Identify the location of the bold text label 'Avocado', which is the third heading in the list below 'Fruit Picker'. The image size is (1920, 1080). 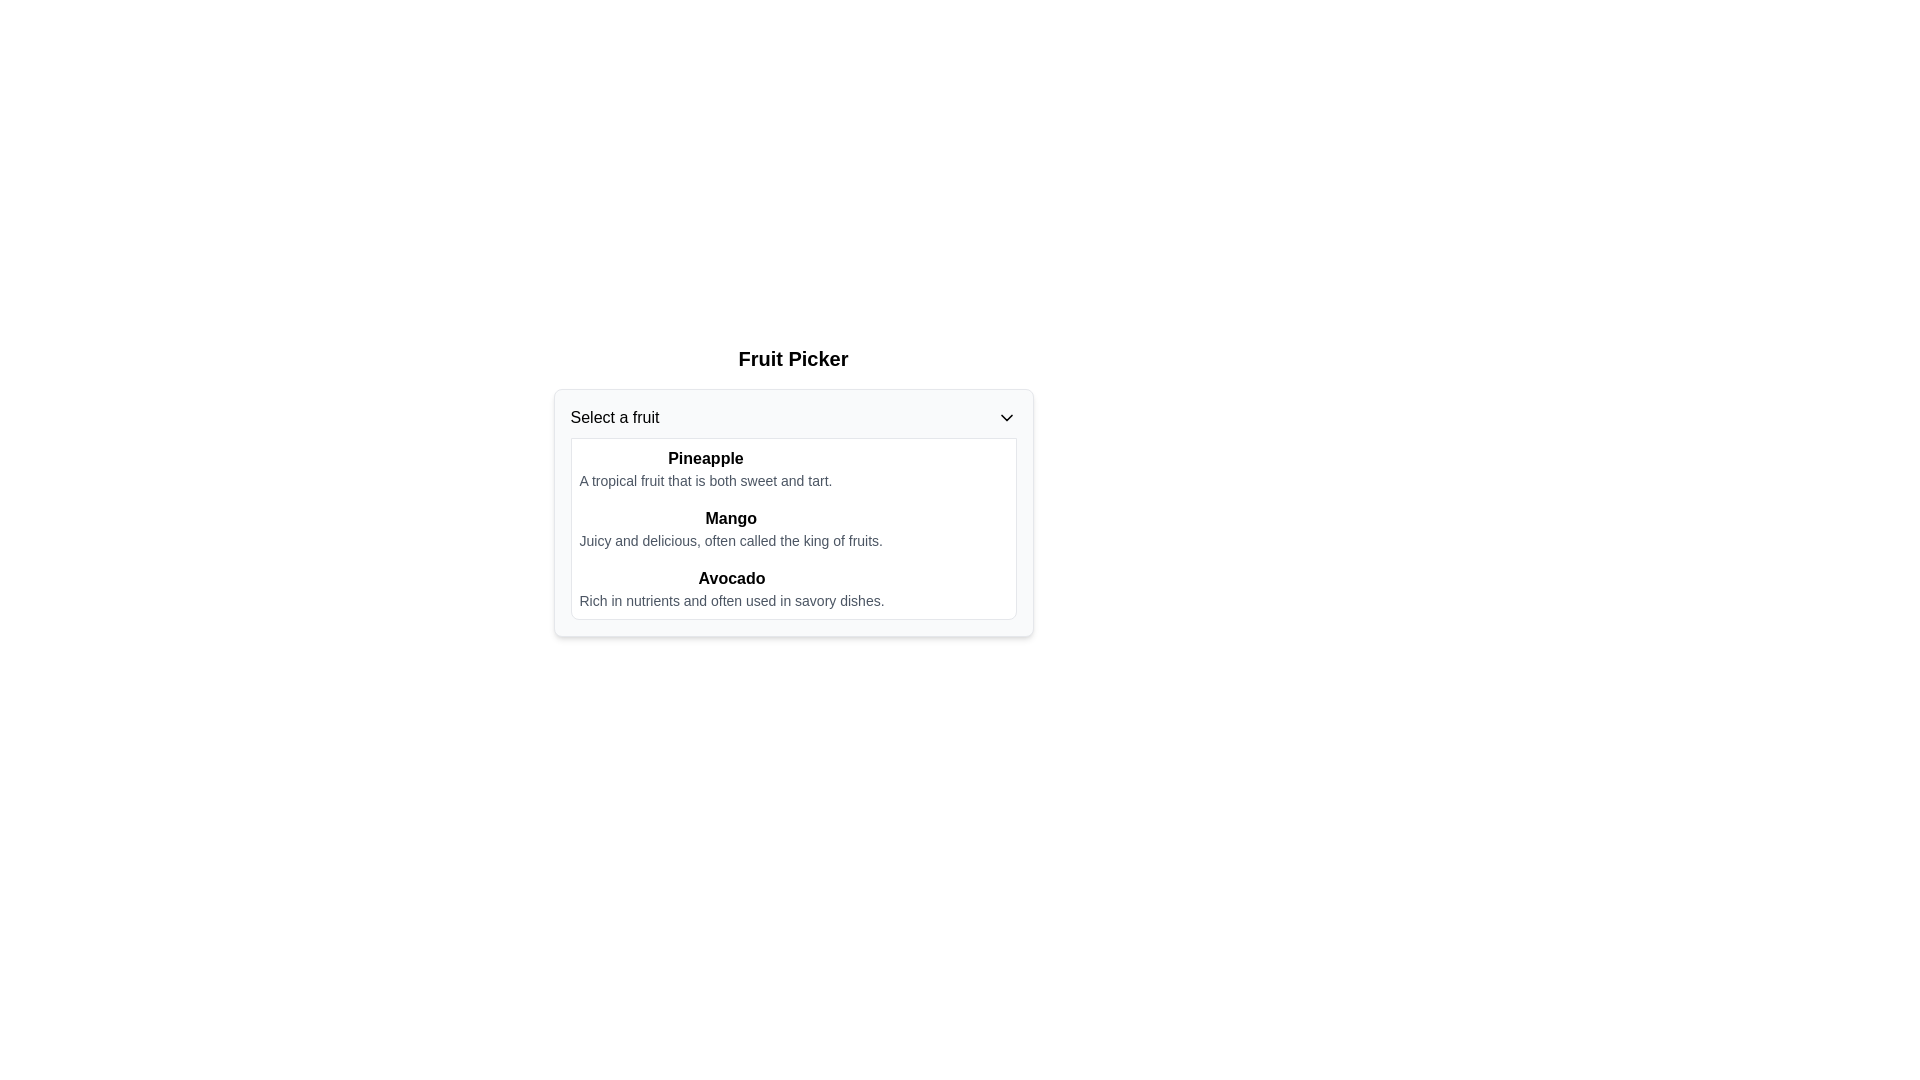
(731, 578).